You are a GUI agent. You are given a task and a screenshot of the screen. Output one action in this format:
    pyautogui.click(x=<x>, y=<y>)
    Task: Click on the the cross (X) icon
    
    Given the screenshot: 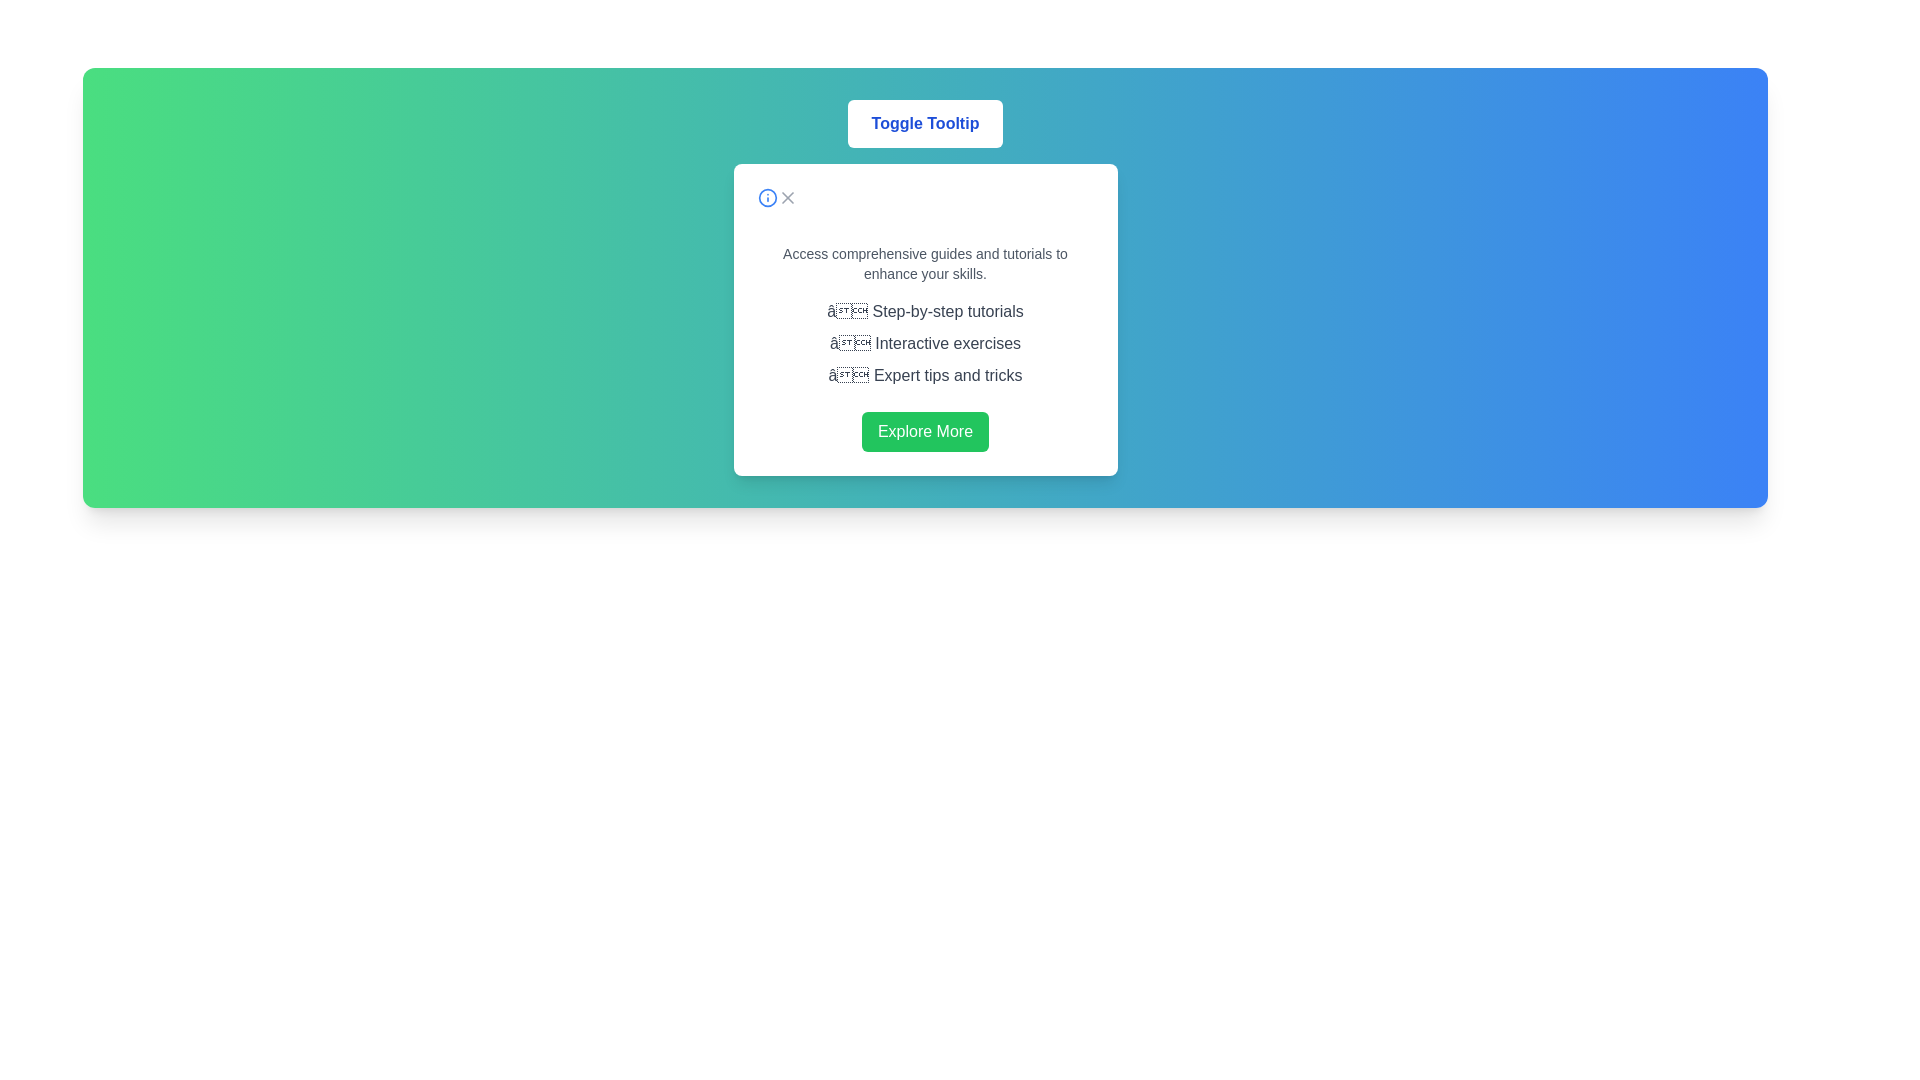 What is the action you would take?
    pyautogui.click(x=786, y=197)
    